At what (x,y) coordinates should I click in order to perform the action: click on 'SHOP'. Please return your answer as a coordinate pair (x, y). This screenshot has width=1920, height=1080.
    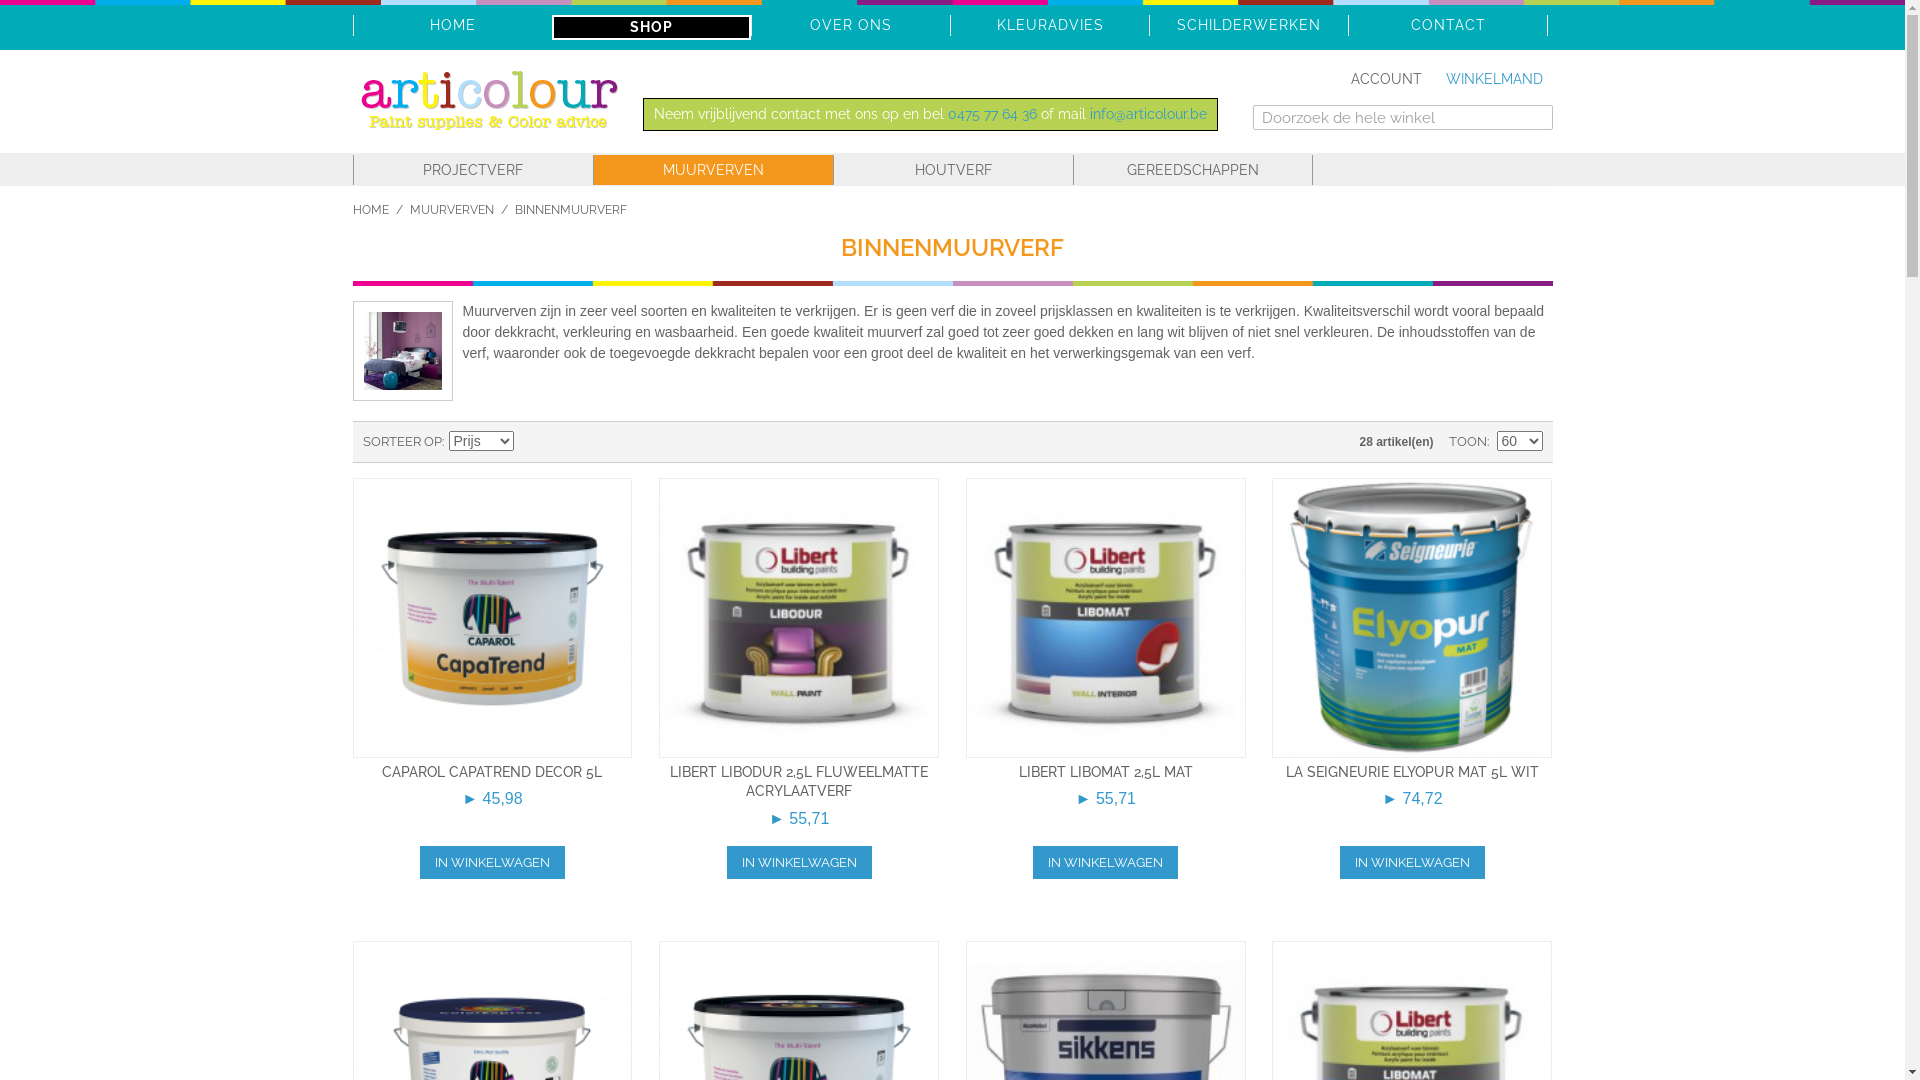
    Looking at the image, I should click on (651, 27).